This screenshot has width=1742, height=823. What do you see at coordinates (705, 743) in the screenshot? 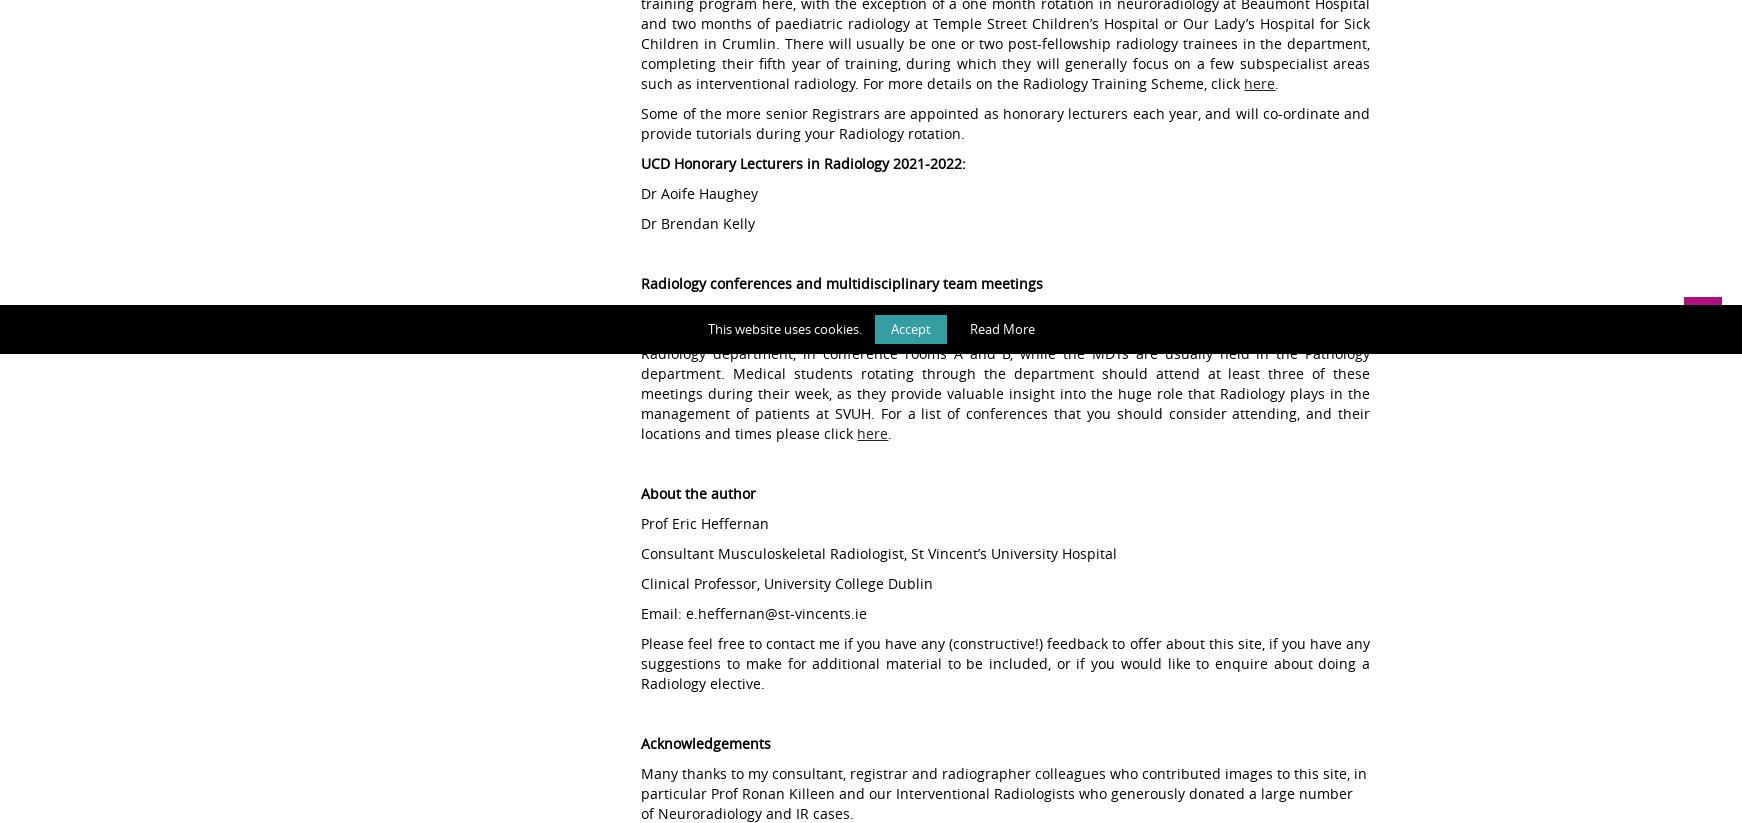
I see `'Acknowledgements'` at bounding box center [705, 743].